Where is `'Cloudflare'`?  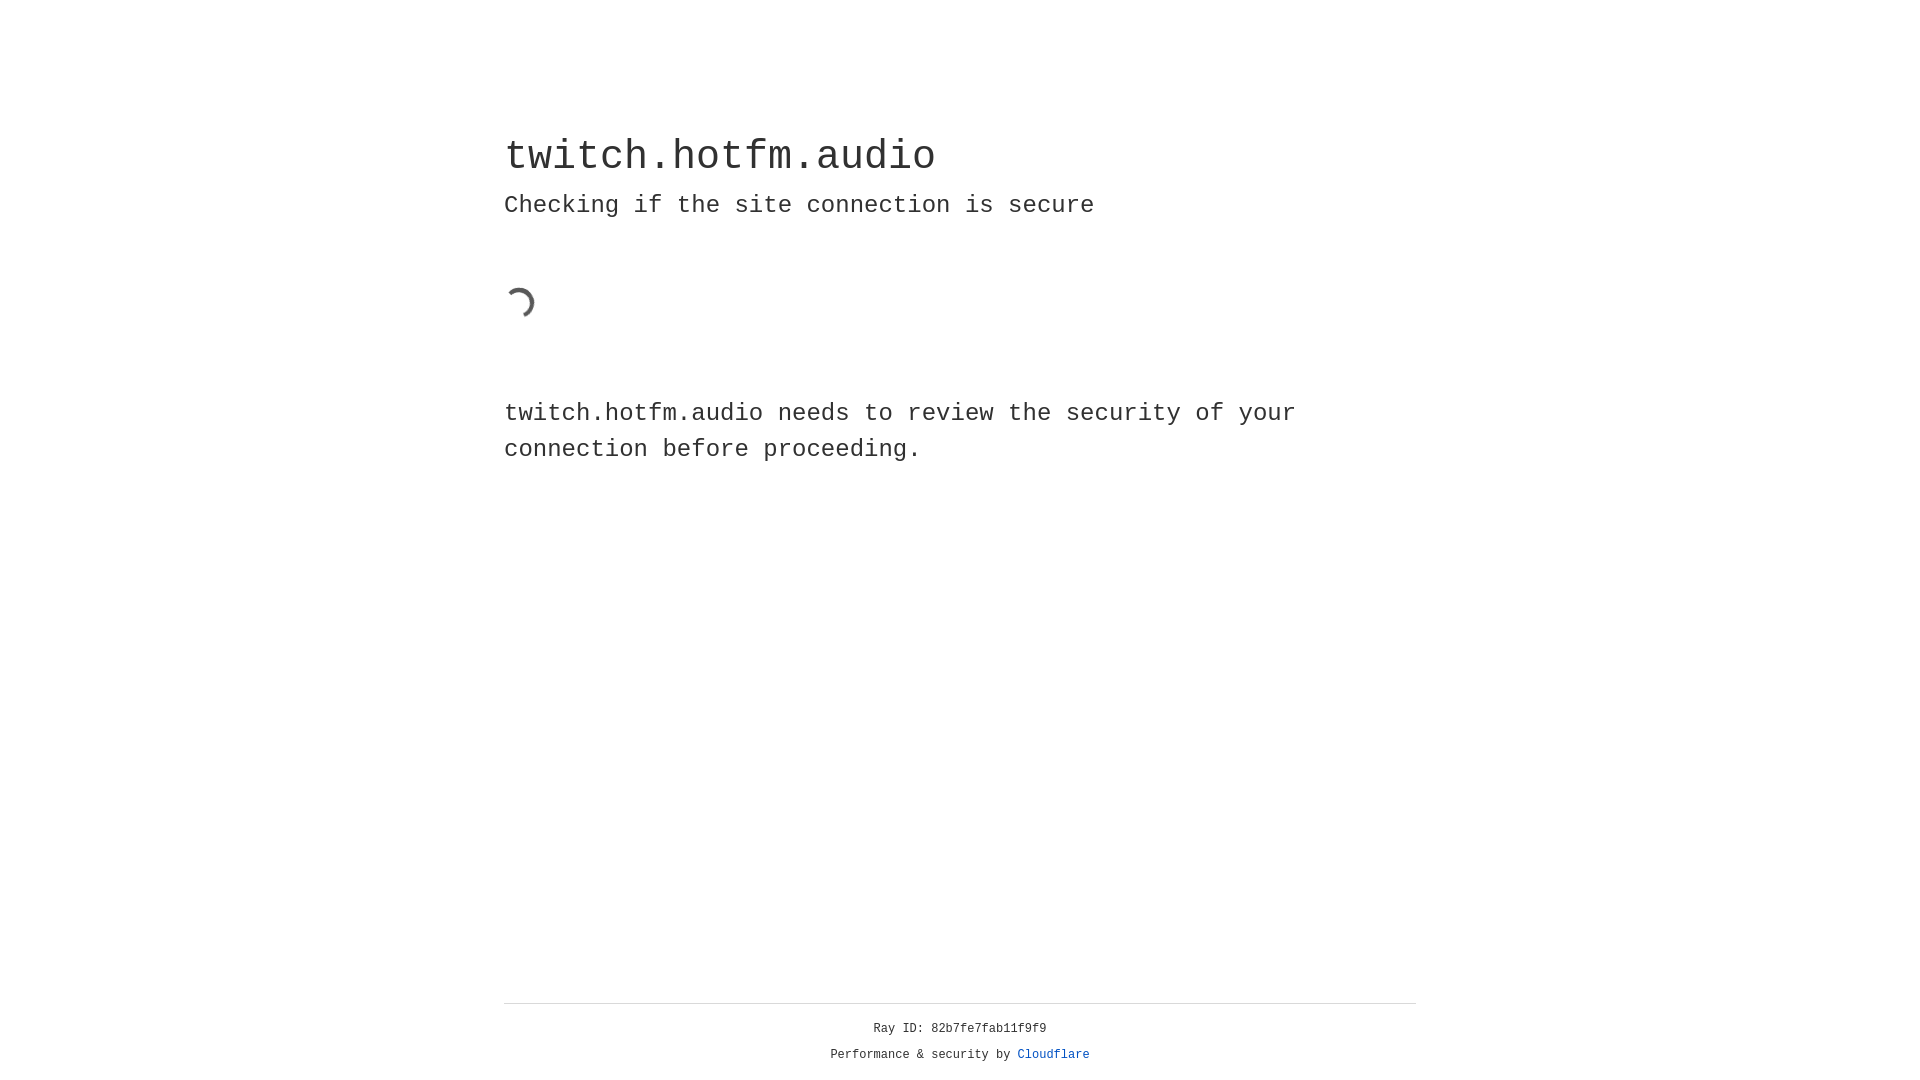 'Cloudflare' is located at coordinates (1053, 1054).